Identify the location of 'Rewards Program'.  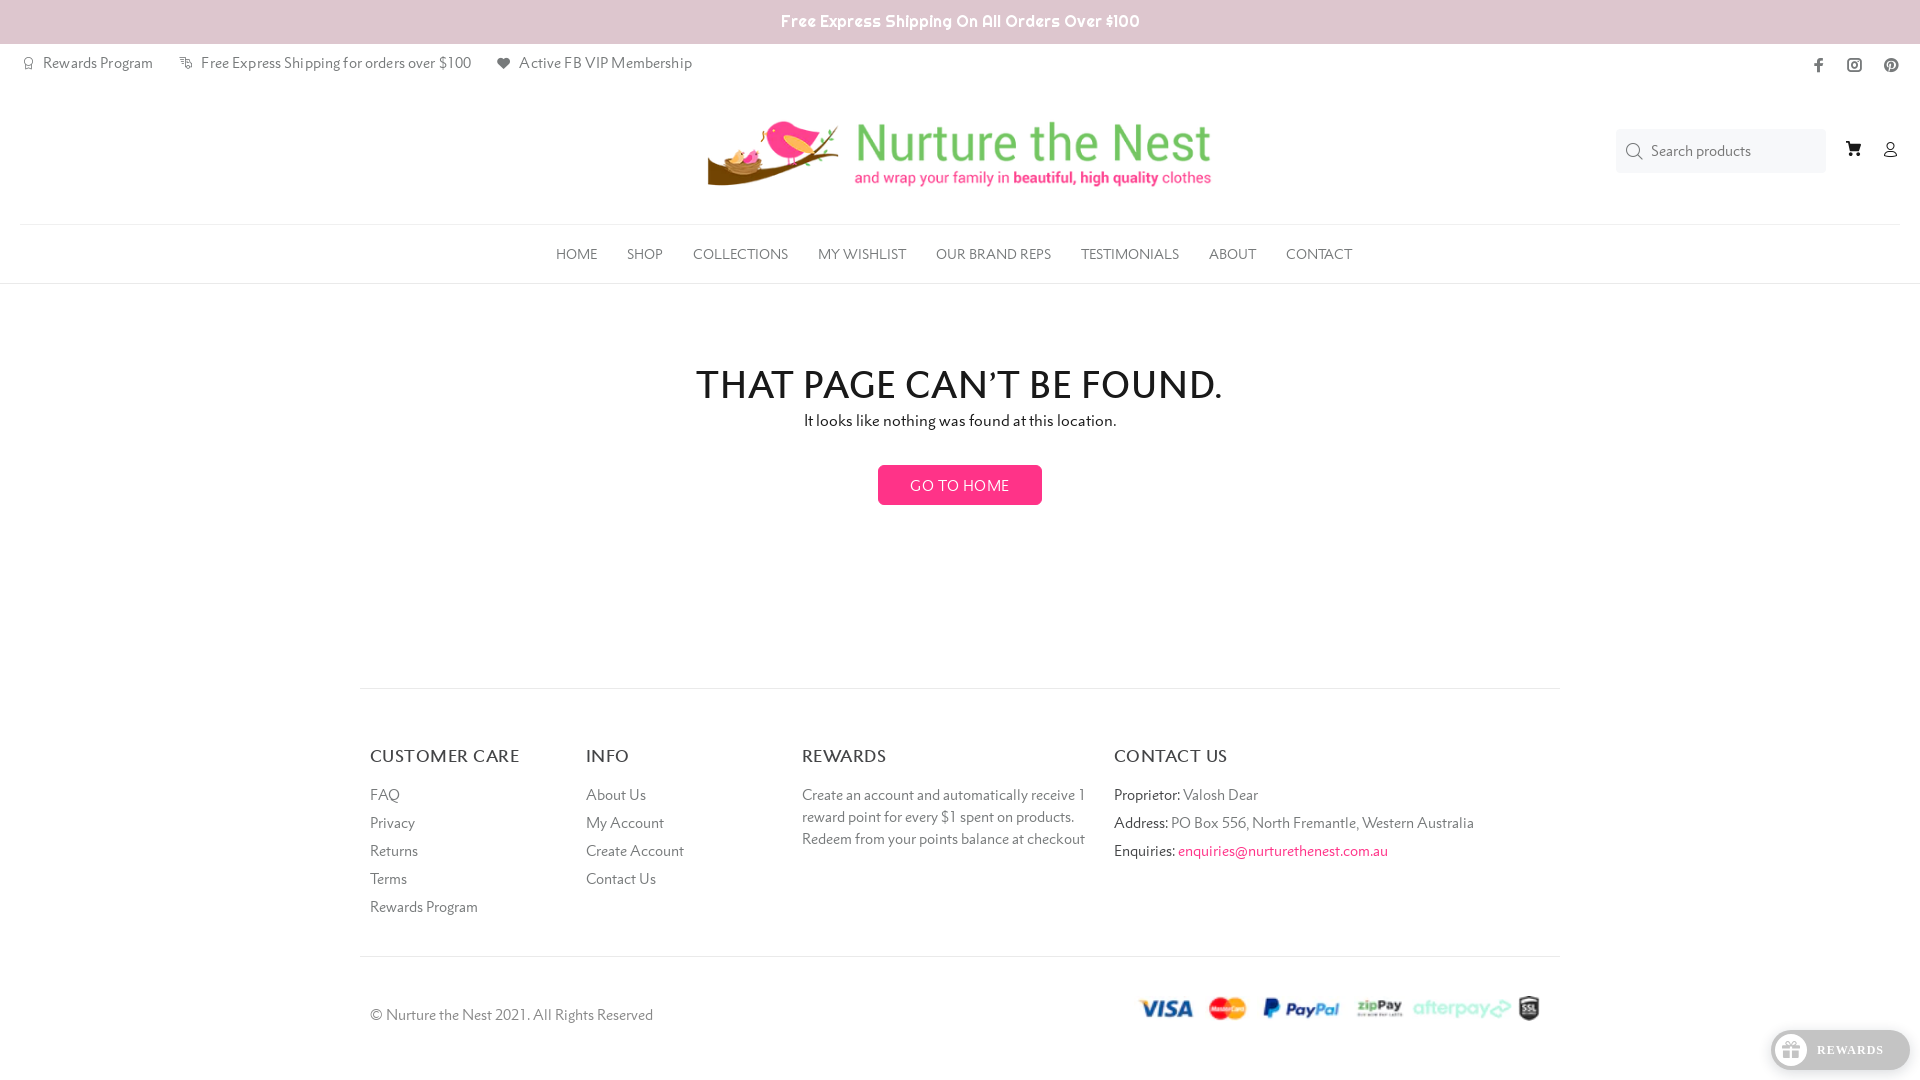
(85, 61).